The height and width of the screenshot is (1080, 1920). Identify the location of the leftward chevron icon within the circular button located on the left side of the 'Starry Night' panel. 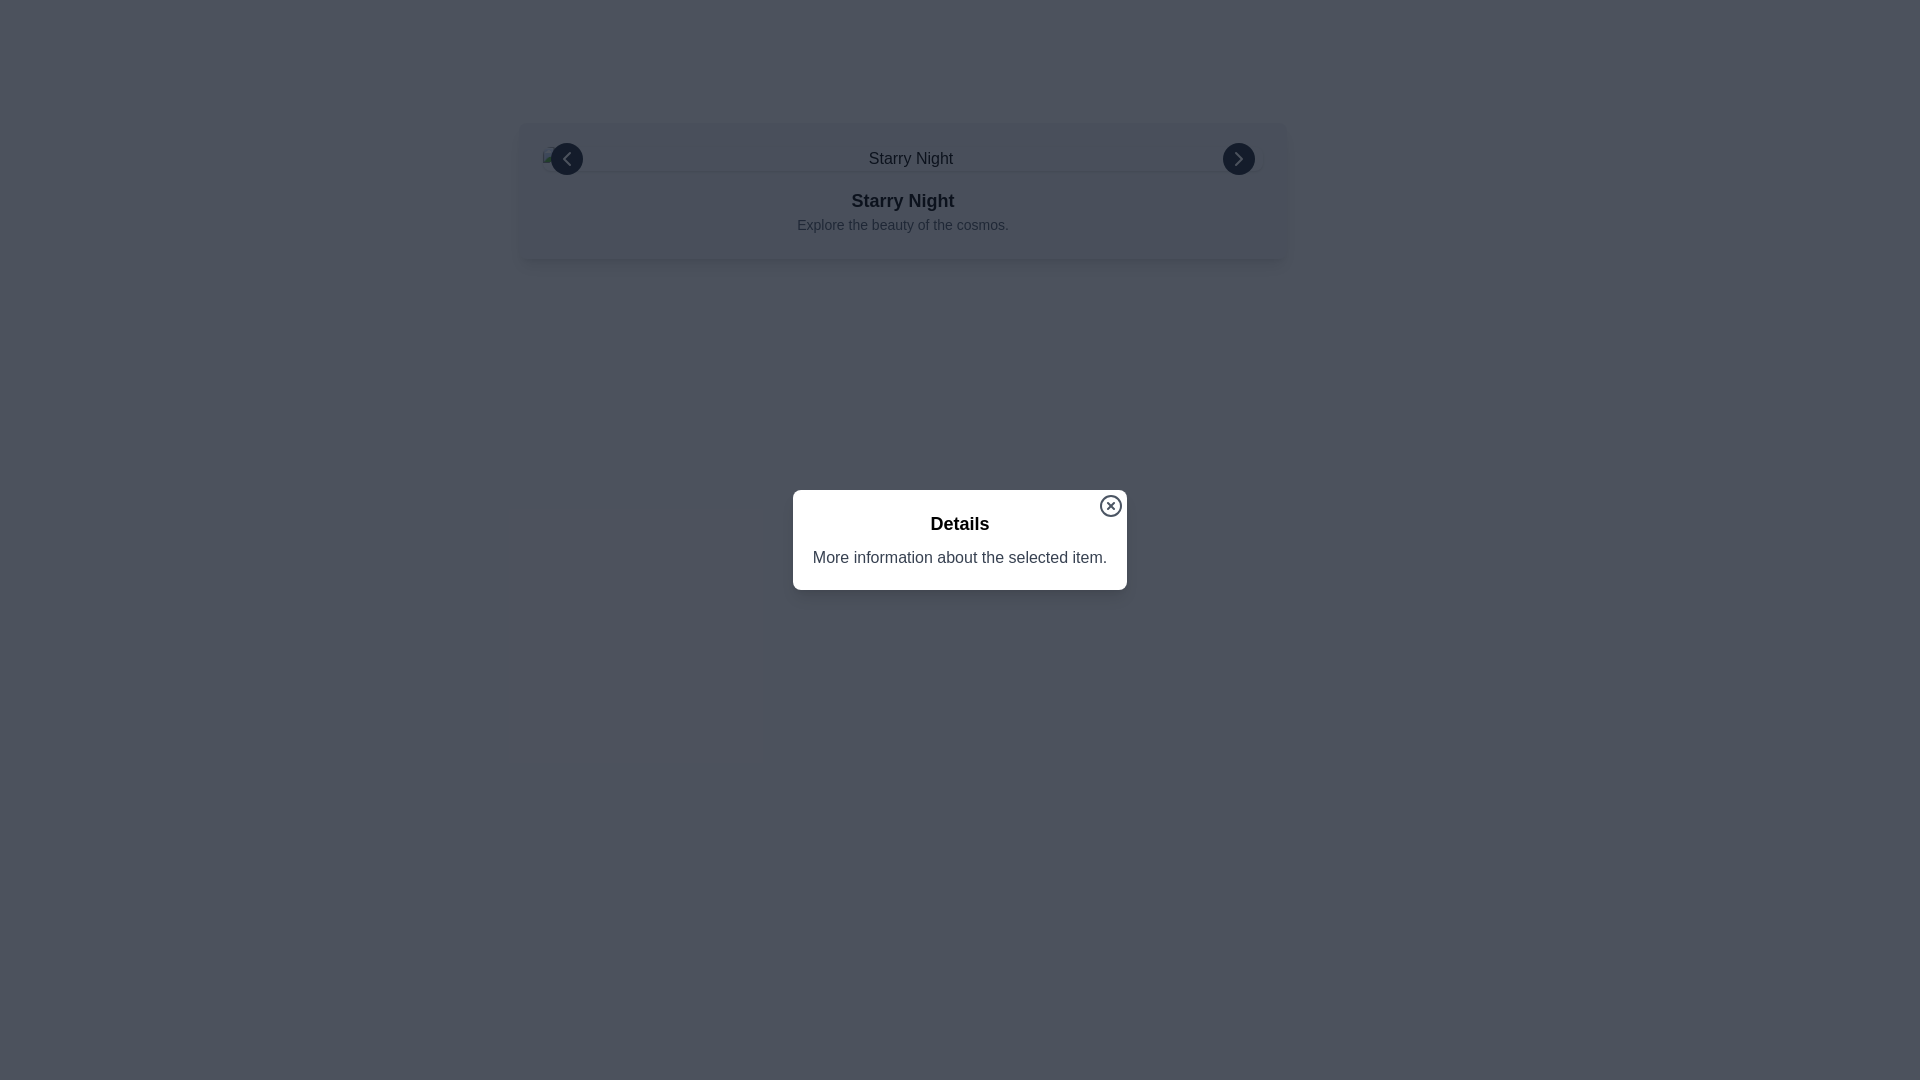
(565, 157).